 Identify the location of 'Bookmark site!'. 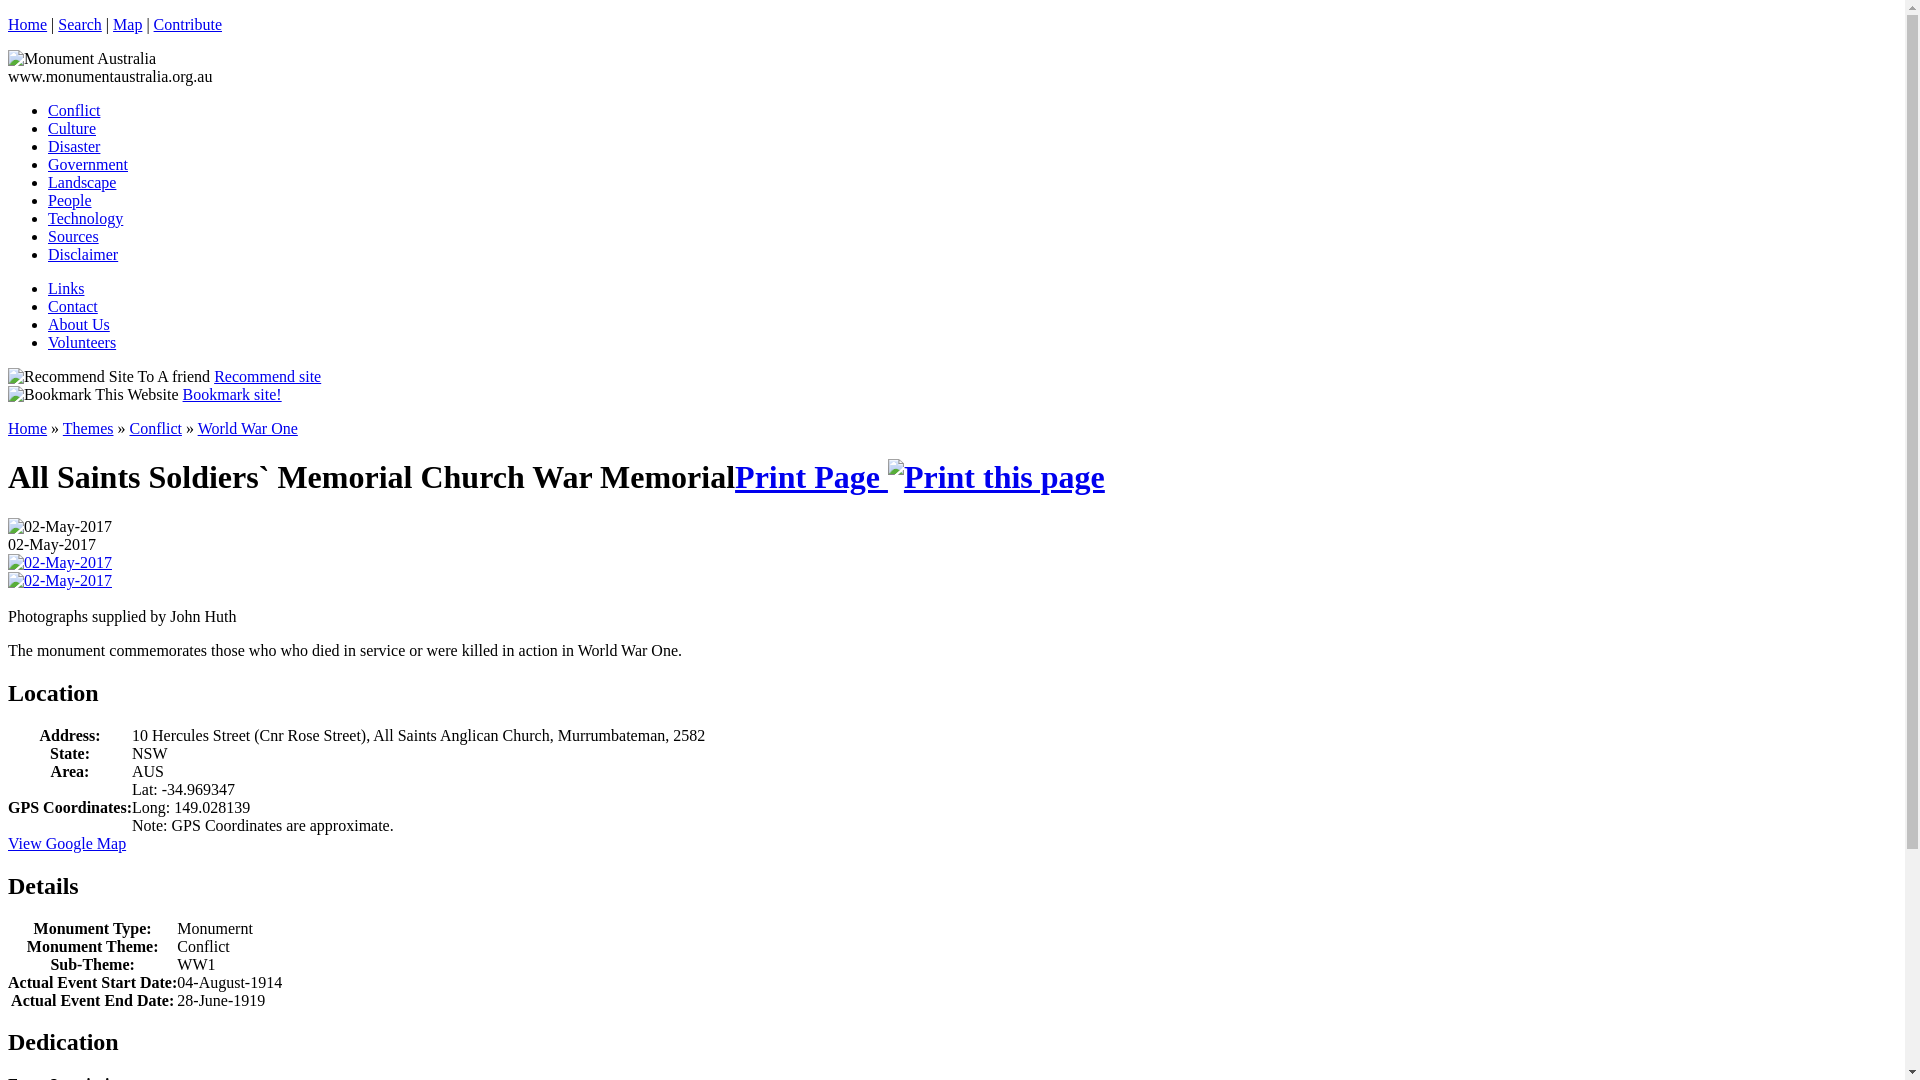
(232, 394).